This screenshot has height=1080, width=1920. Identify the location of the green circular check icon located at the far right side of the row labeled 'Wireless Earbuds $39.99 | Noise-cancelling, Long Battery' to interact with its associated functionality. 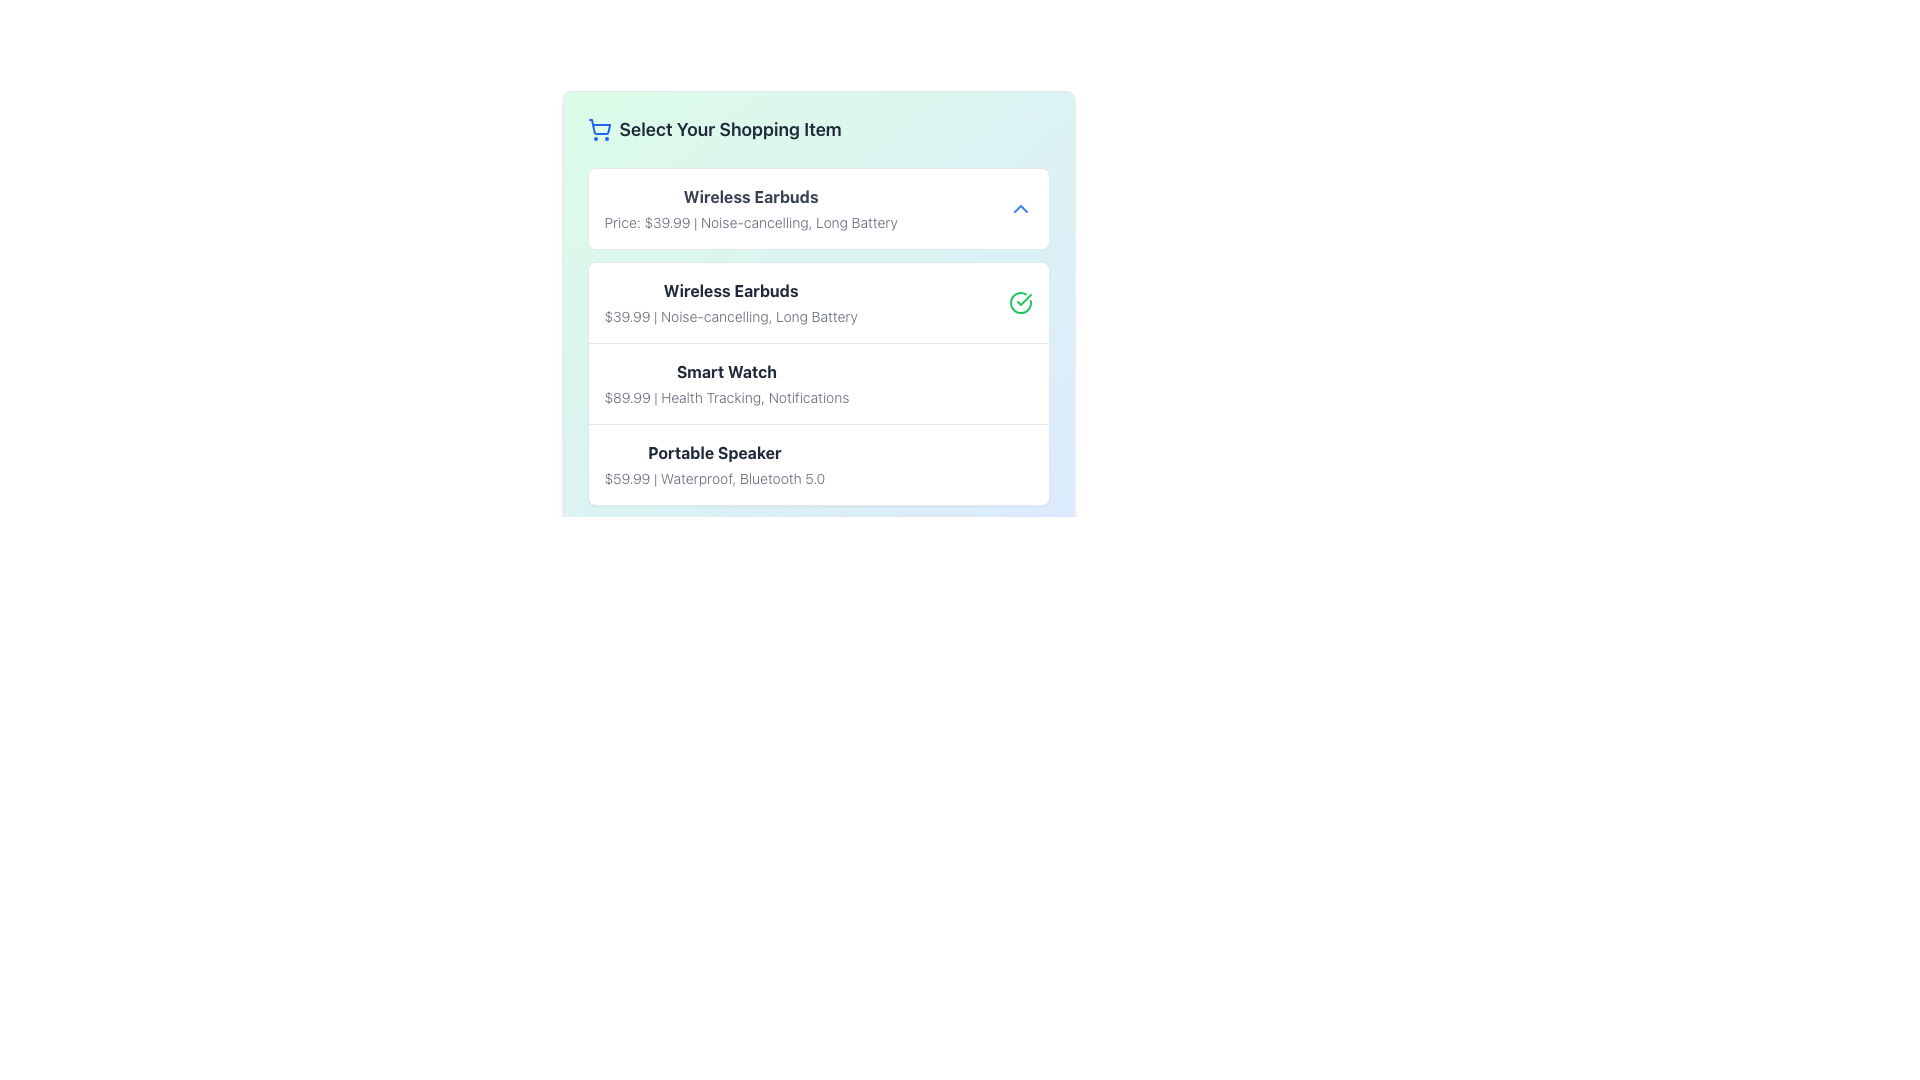
(1020, 303).